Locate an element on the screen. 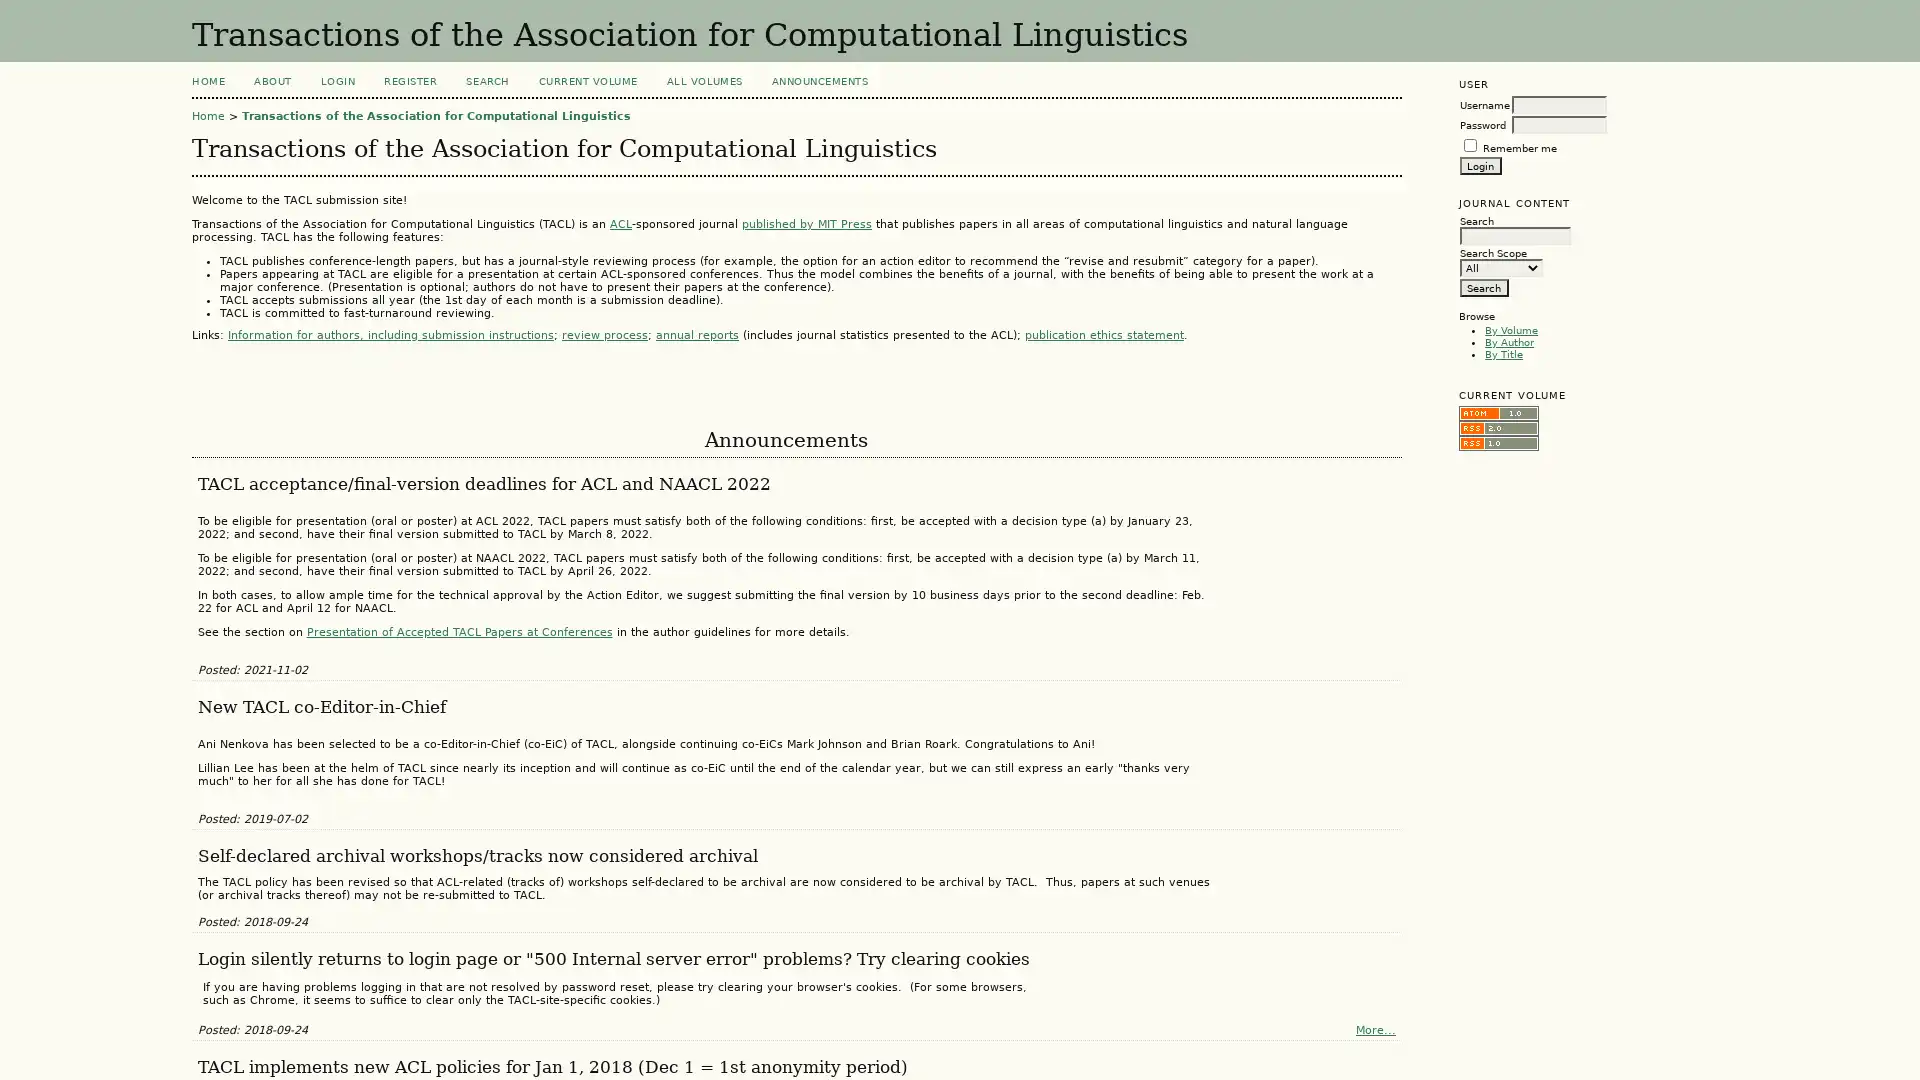  Search is located at coordinates (1483, 286).